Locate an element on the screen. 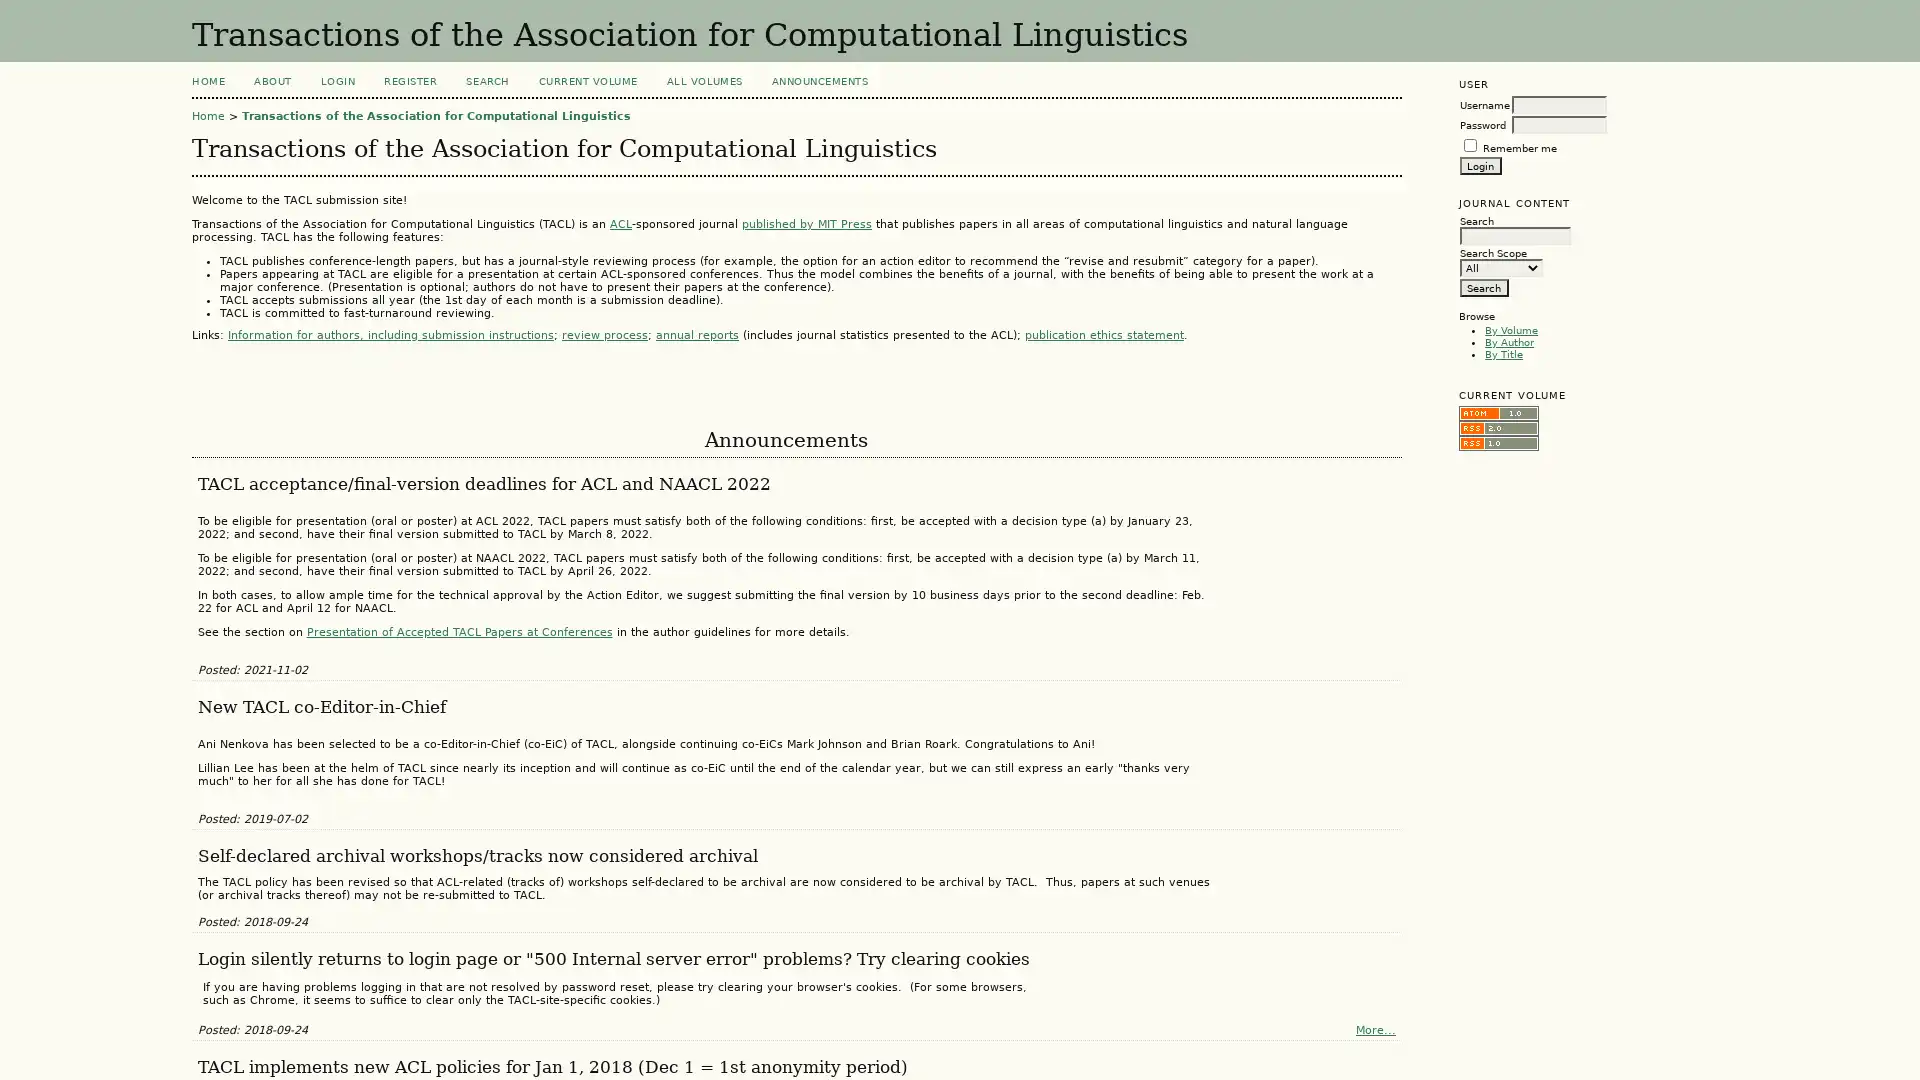  Search is located at coordinates (1483, 286).